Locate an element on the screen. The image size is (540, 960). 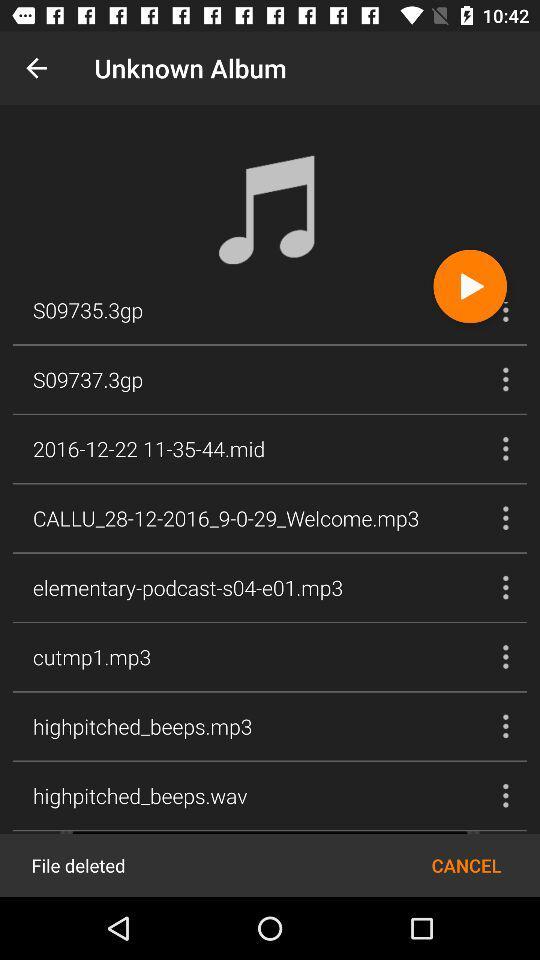
the icon next to the s09735.3gp item is located at coordinates (470, 285).